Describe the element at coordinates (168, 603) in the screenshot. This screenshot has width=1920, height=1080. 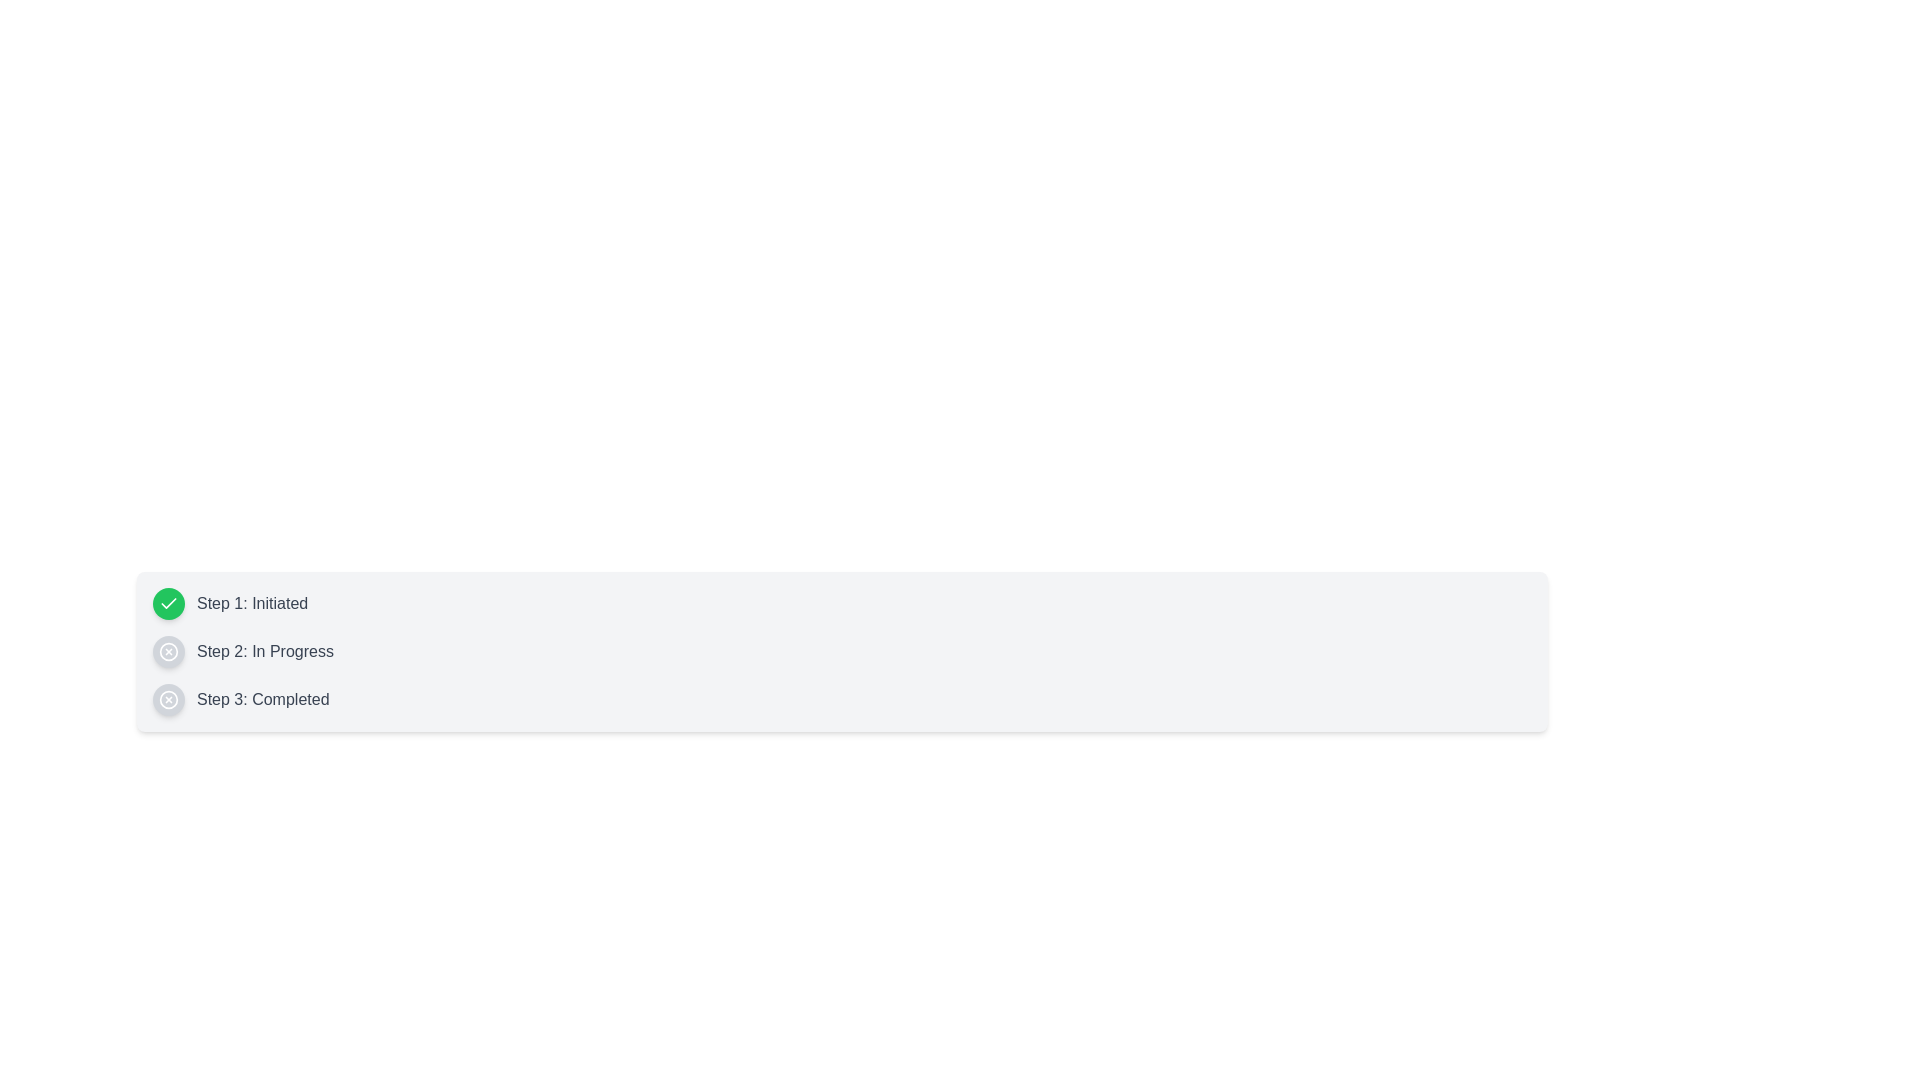
I see `the Button-like indicator that signifies the completion of the first step in the process, located to the left of the text 'Step 1: Initiated'` at that location.